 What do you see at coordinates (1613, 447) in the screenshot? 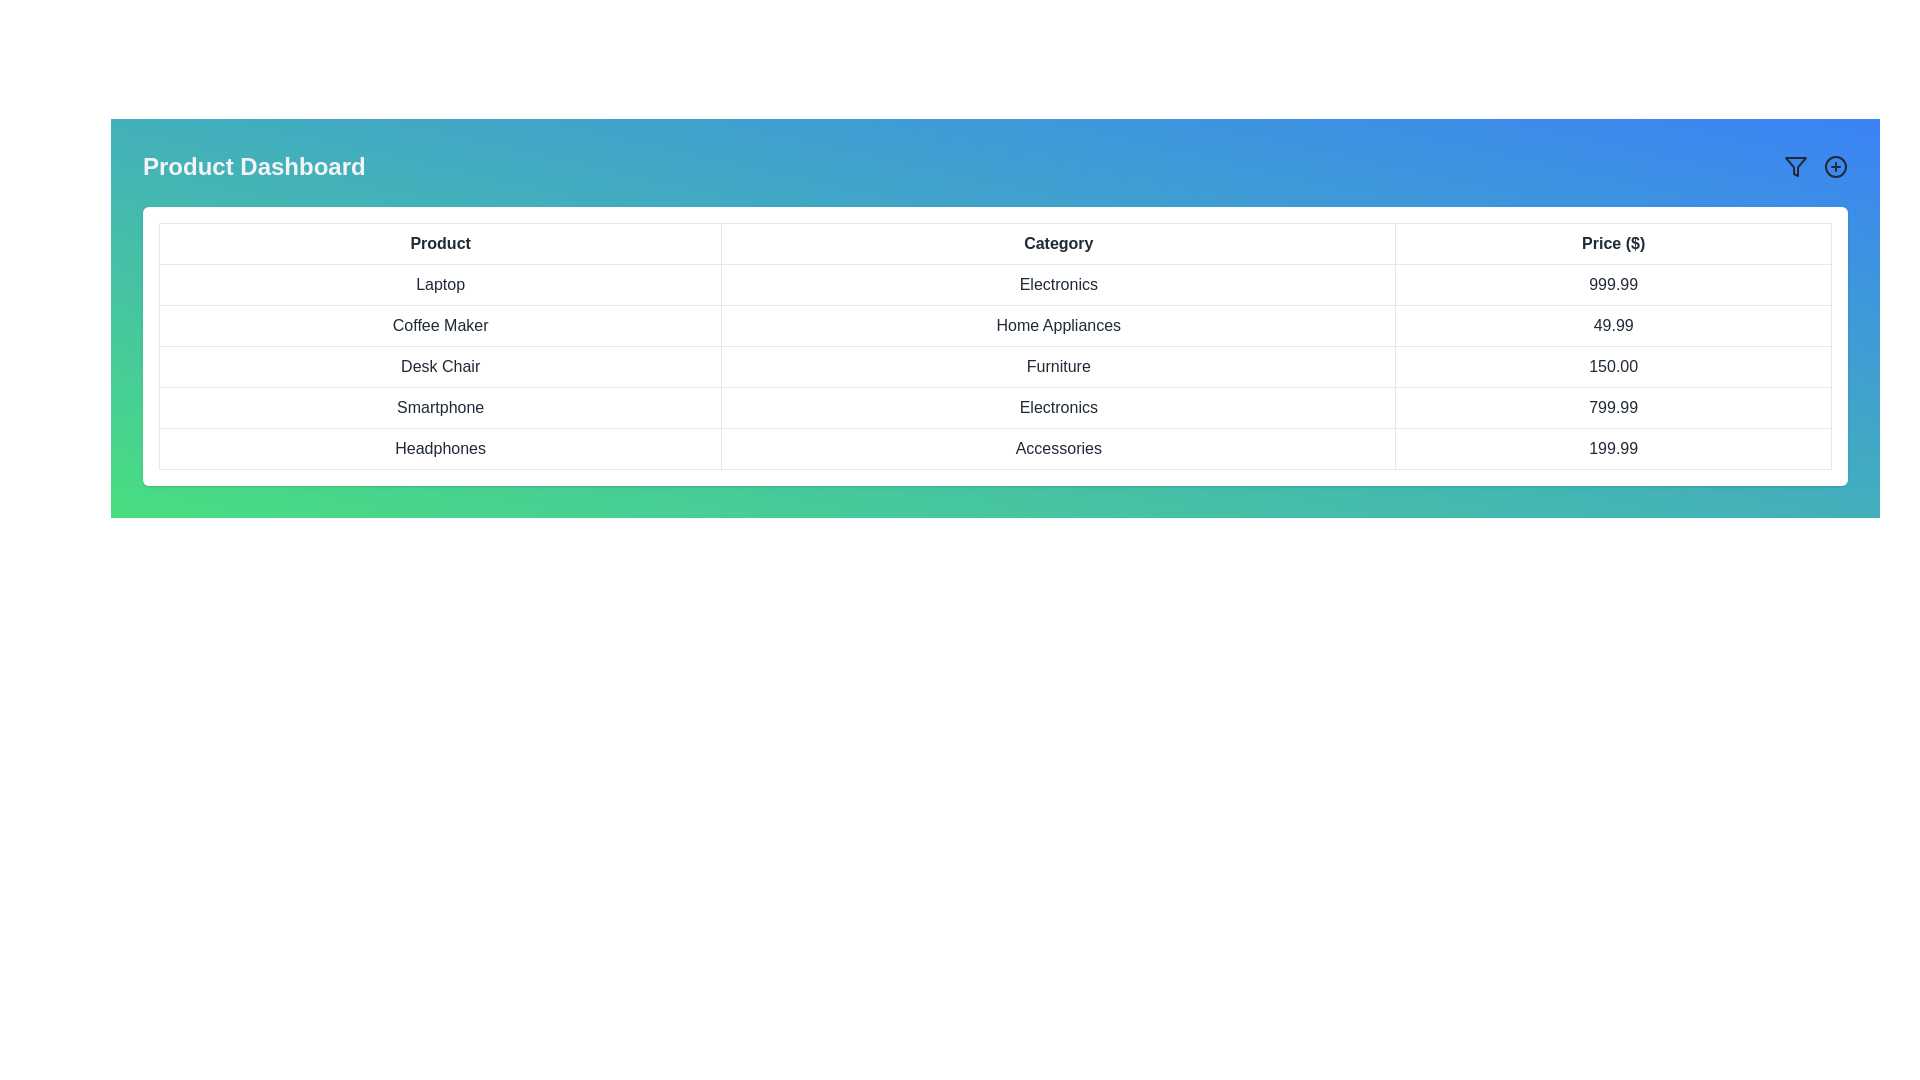
I see `the price display element located in the fifth row and third column of the table, adjacent to the text 'Accessories'` at bounding box center [1613, 447].